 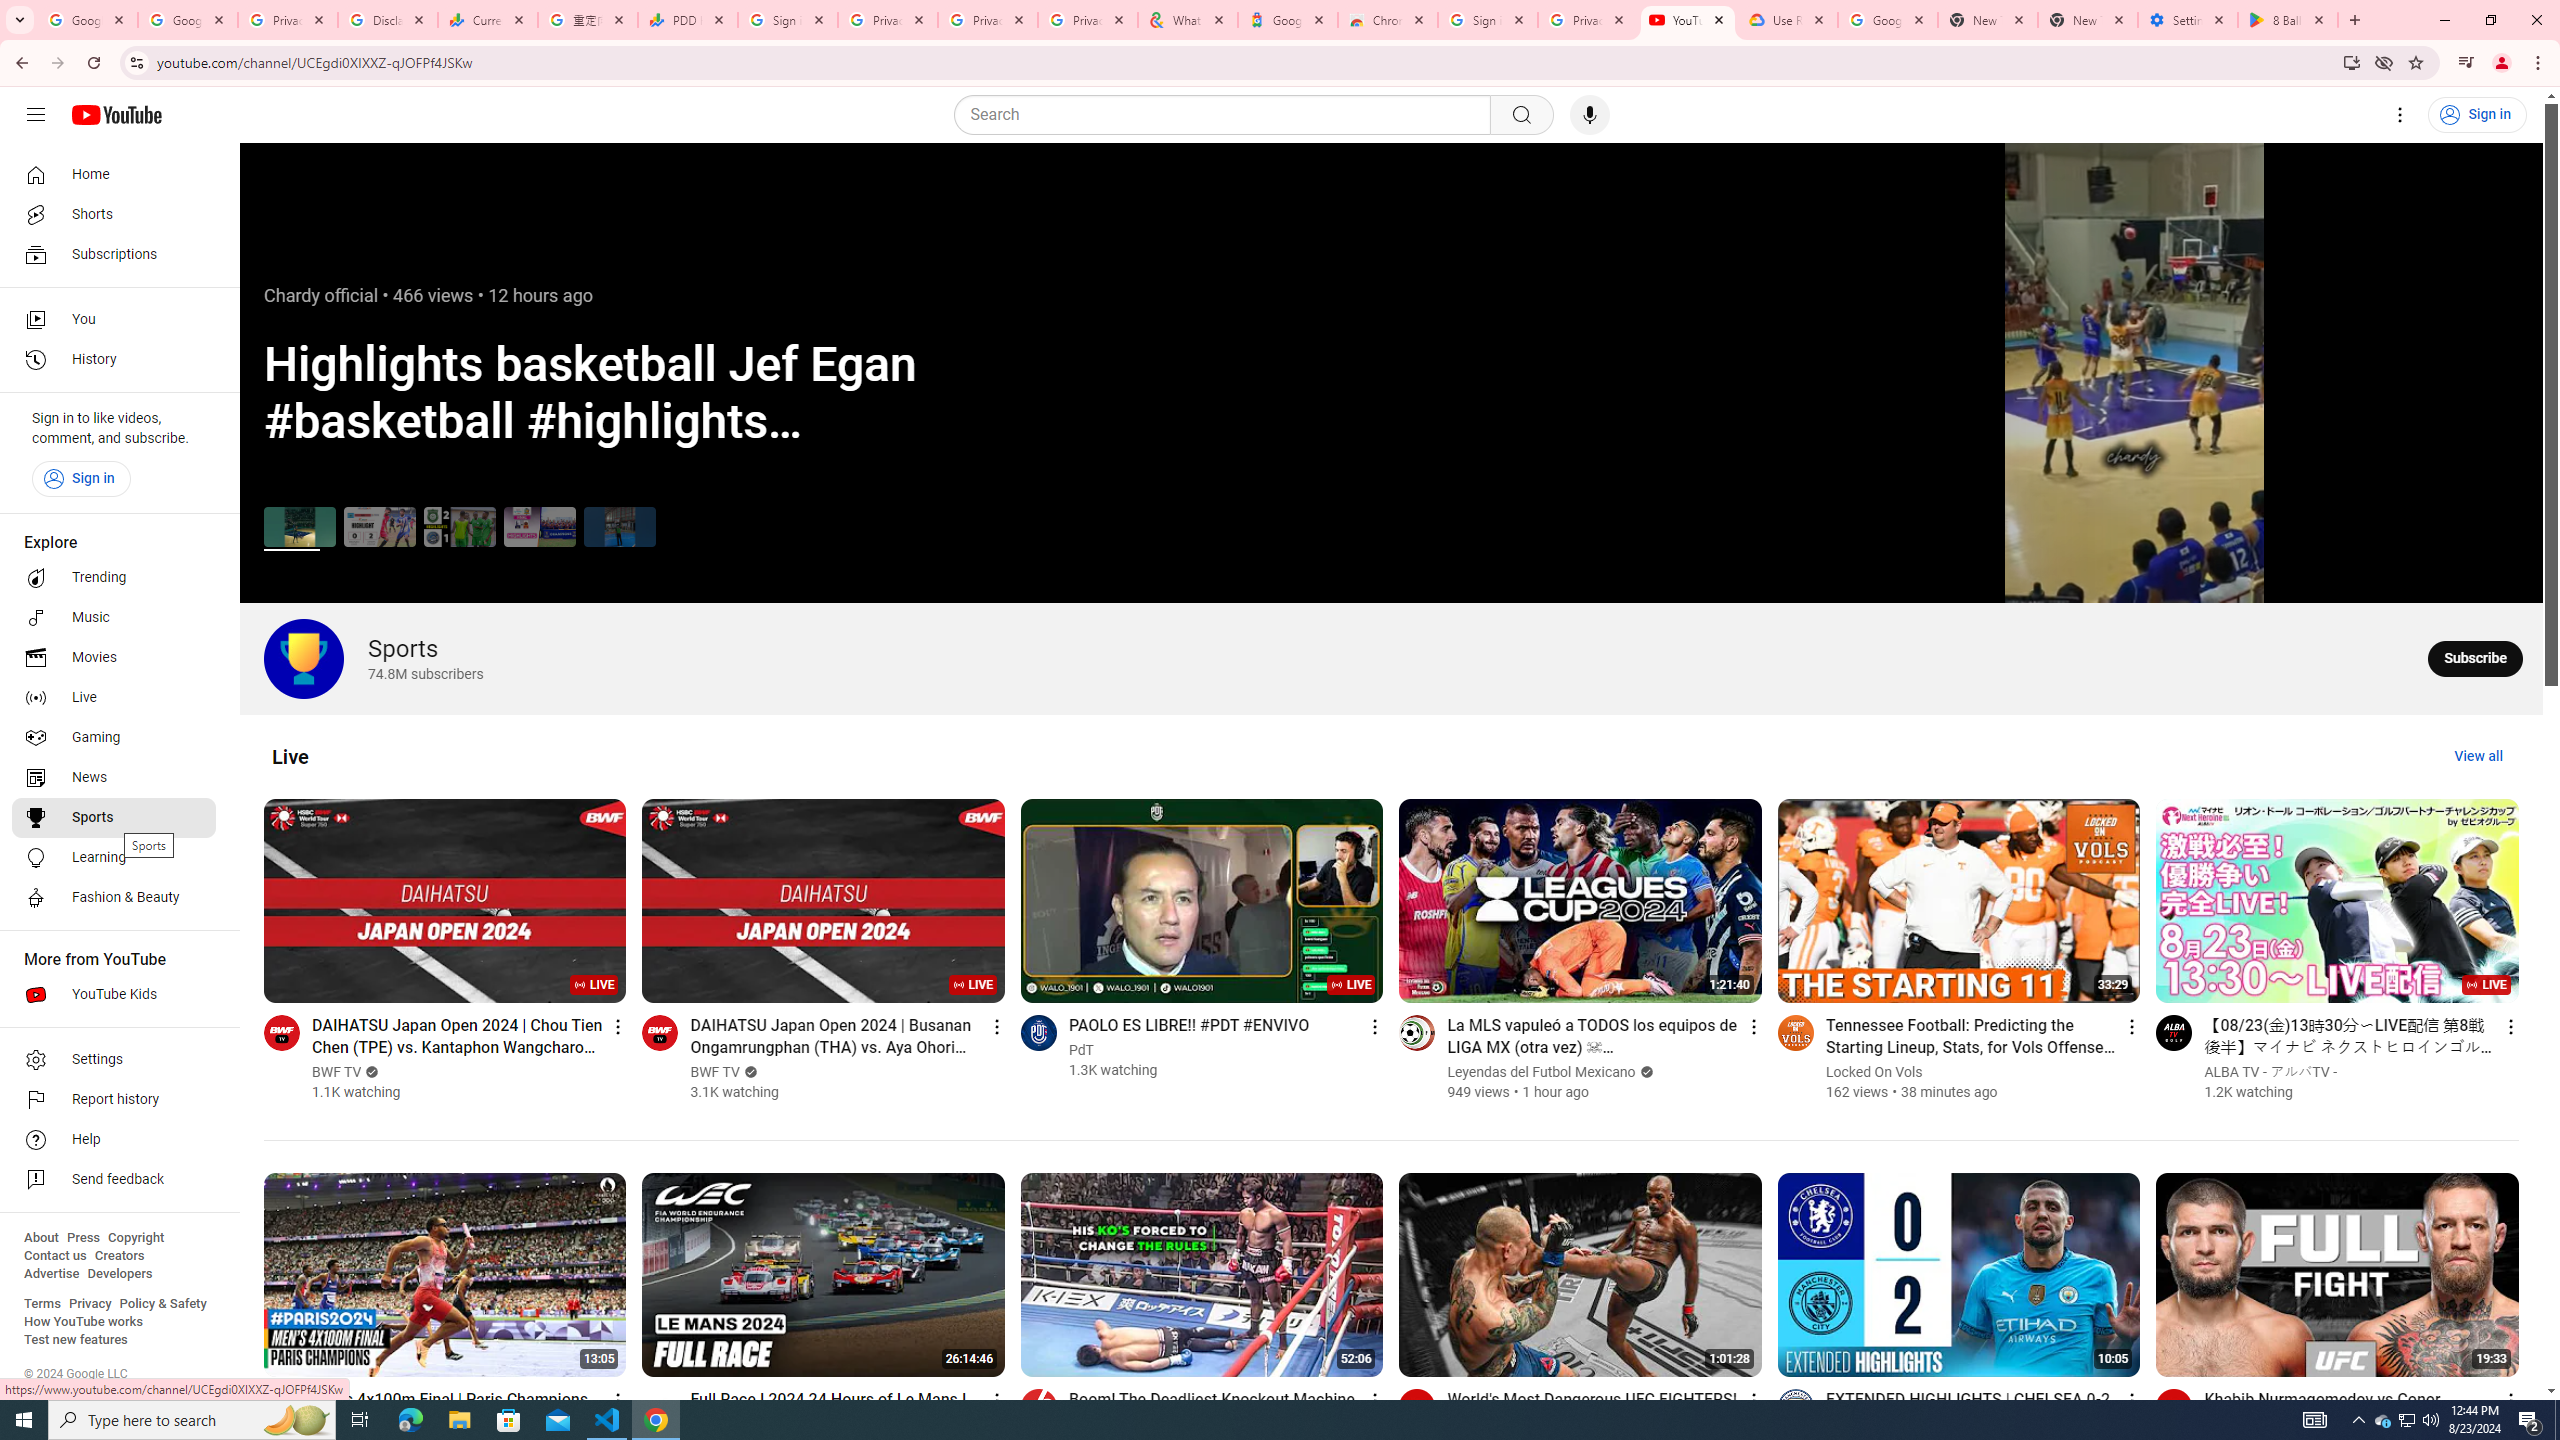 I want to click on 'YouTube', so click(x=1687, y=19).